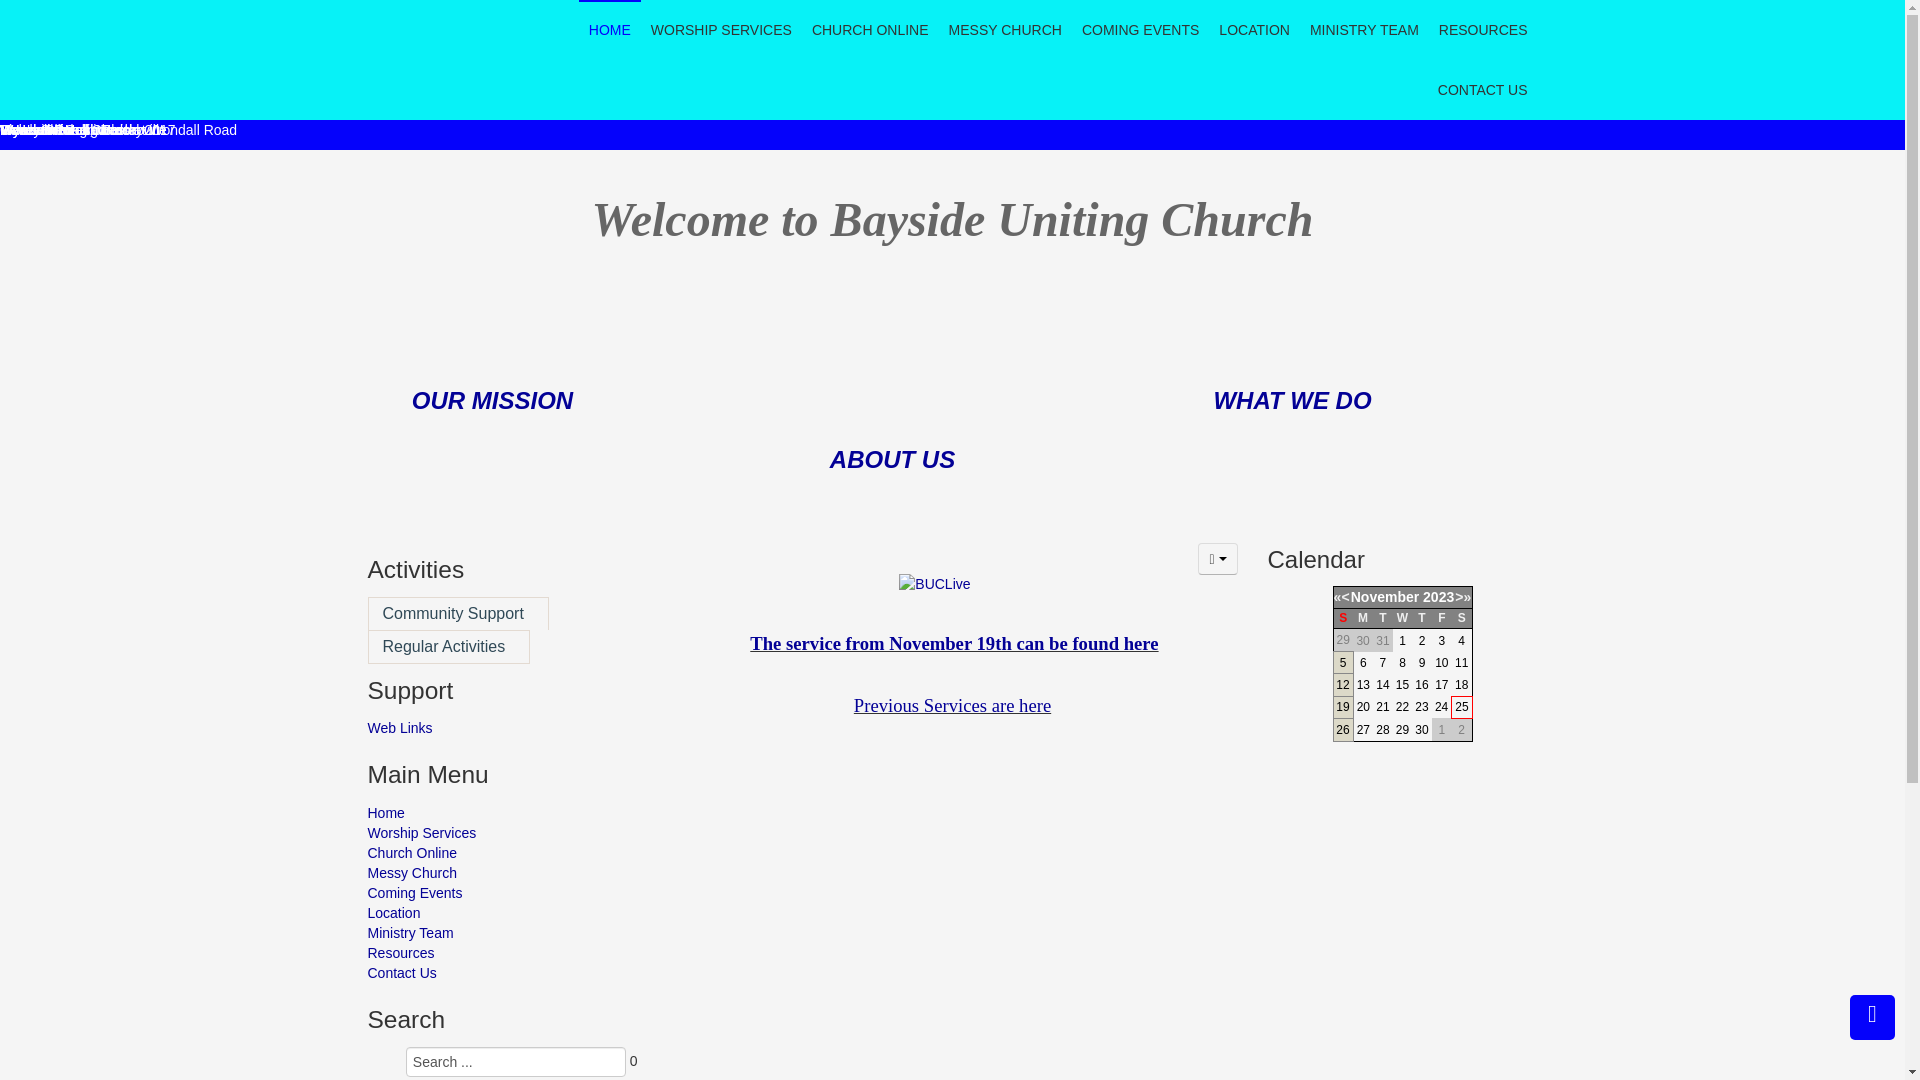 Image resolution: width=1920 pixels, height=1080 pixels. I want to click on '29', so click(1401, 729).